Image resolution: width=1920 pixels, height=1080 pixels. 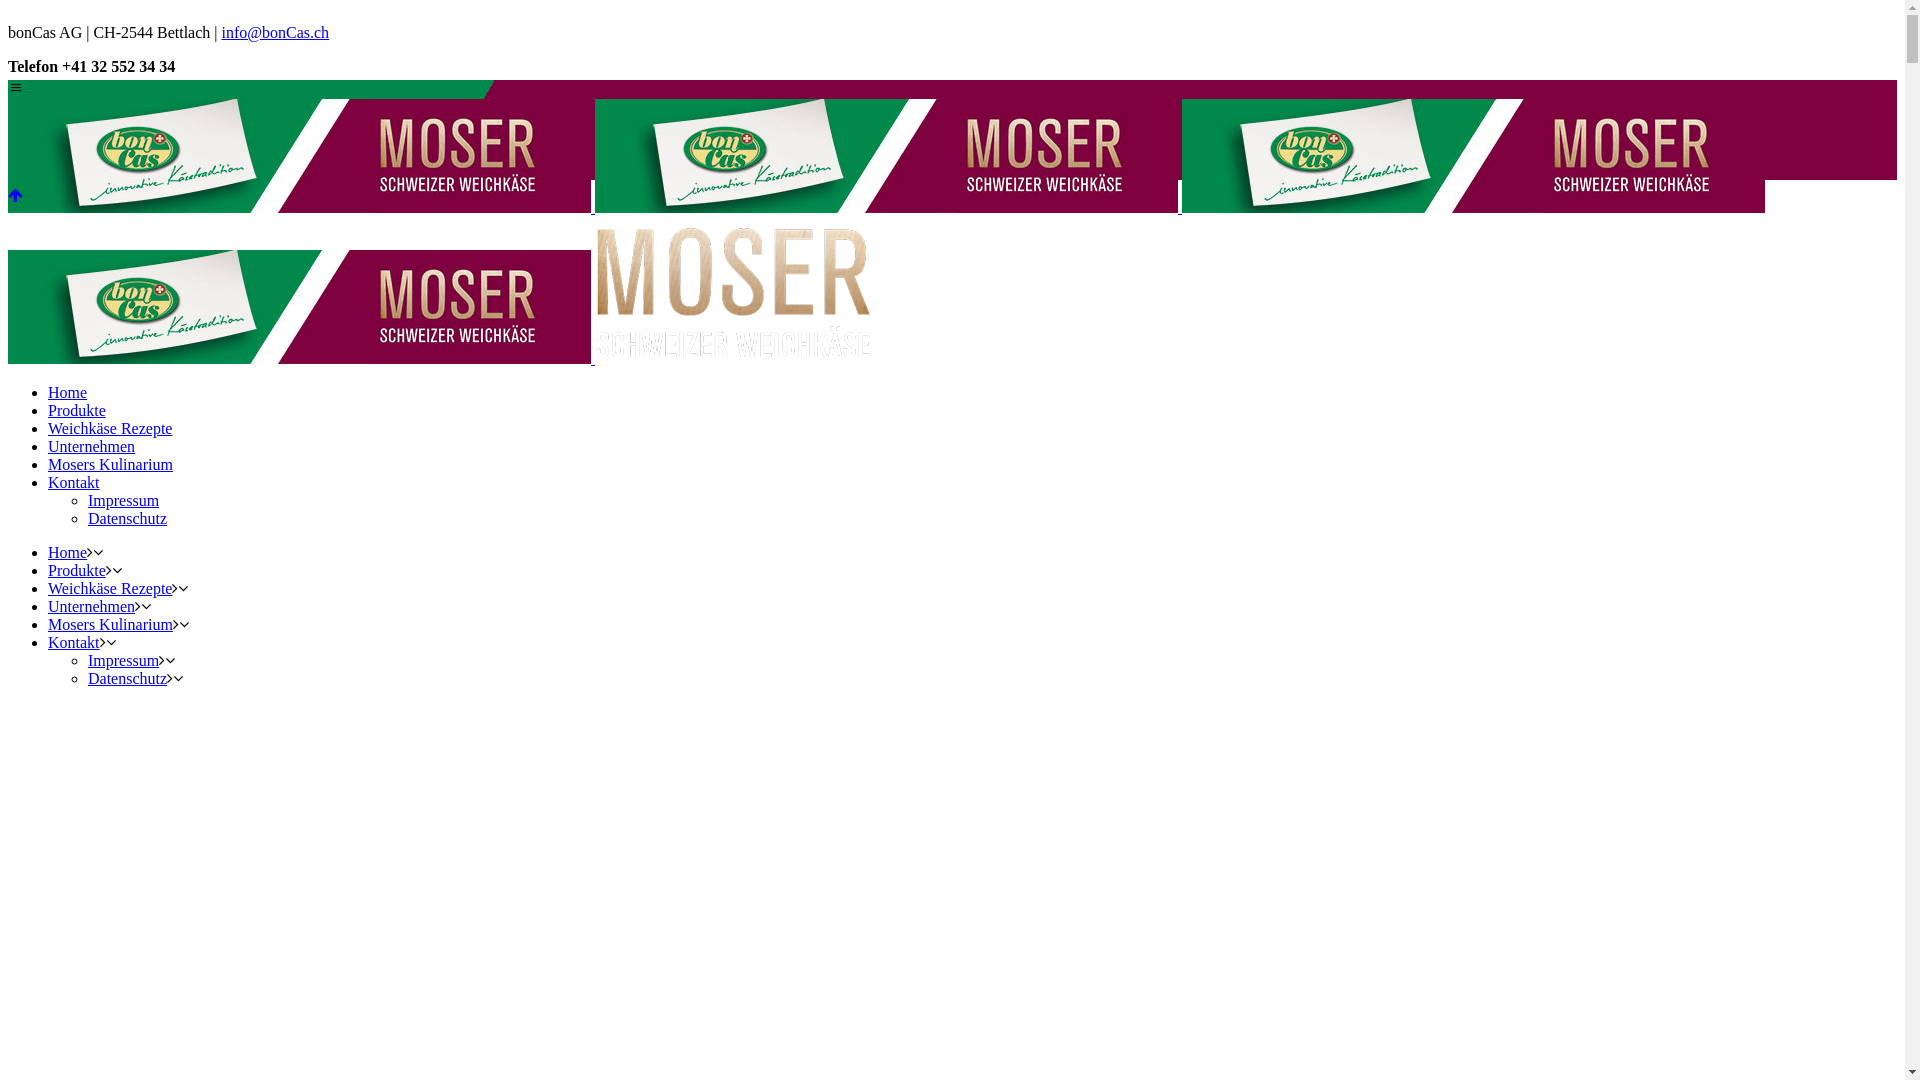 What do you see at coordinates (122, 660) in the screenshot?
I see `'Impressum'` at bounding box center [122, 660].